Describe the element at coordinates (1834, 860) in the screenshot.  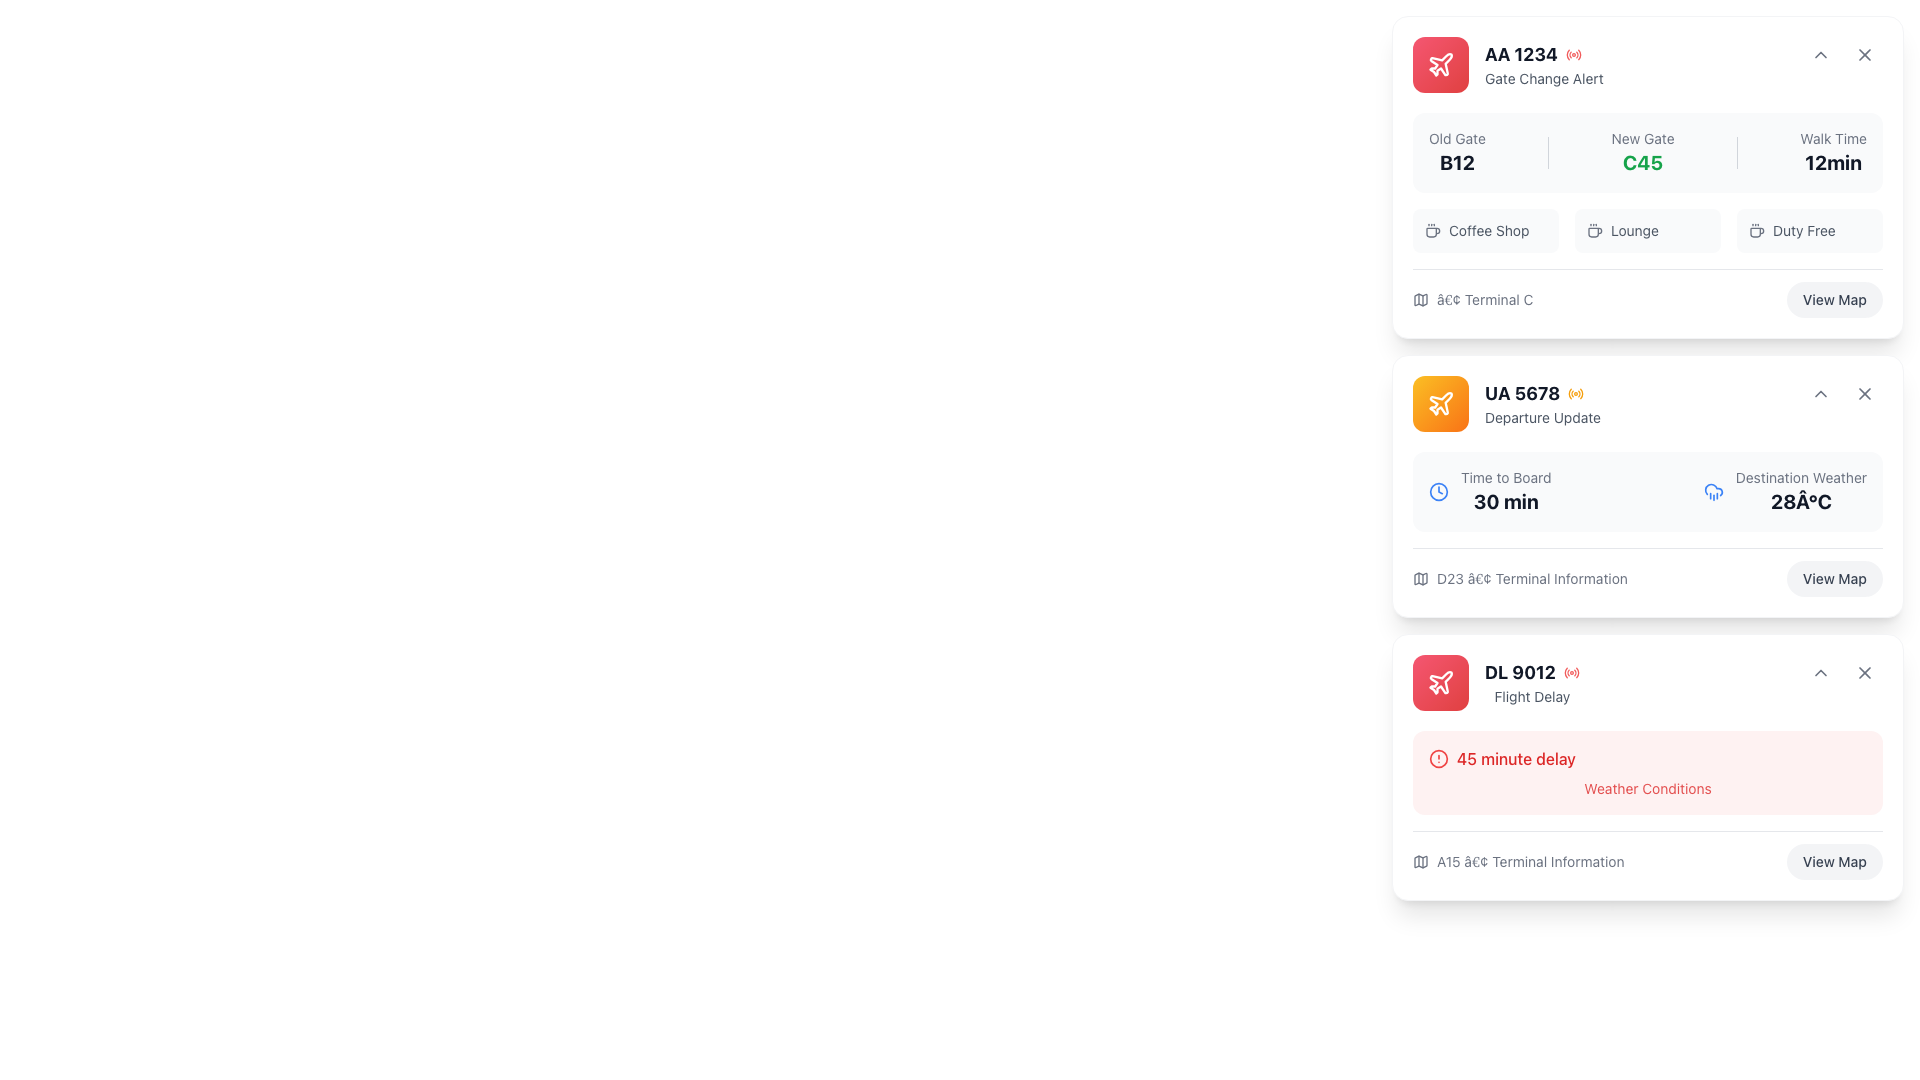
I see `the button located at the bottom-right corner of the 'DL 9012' flight delay information card` at that location.